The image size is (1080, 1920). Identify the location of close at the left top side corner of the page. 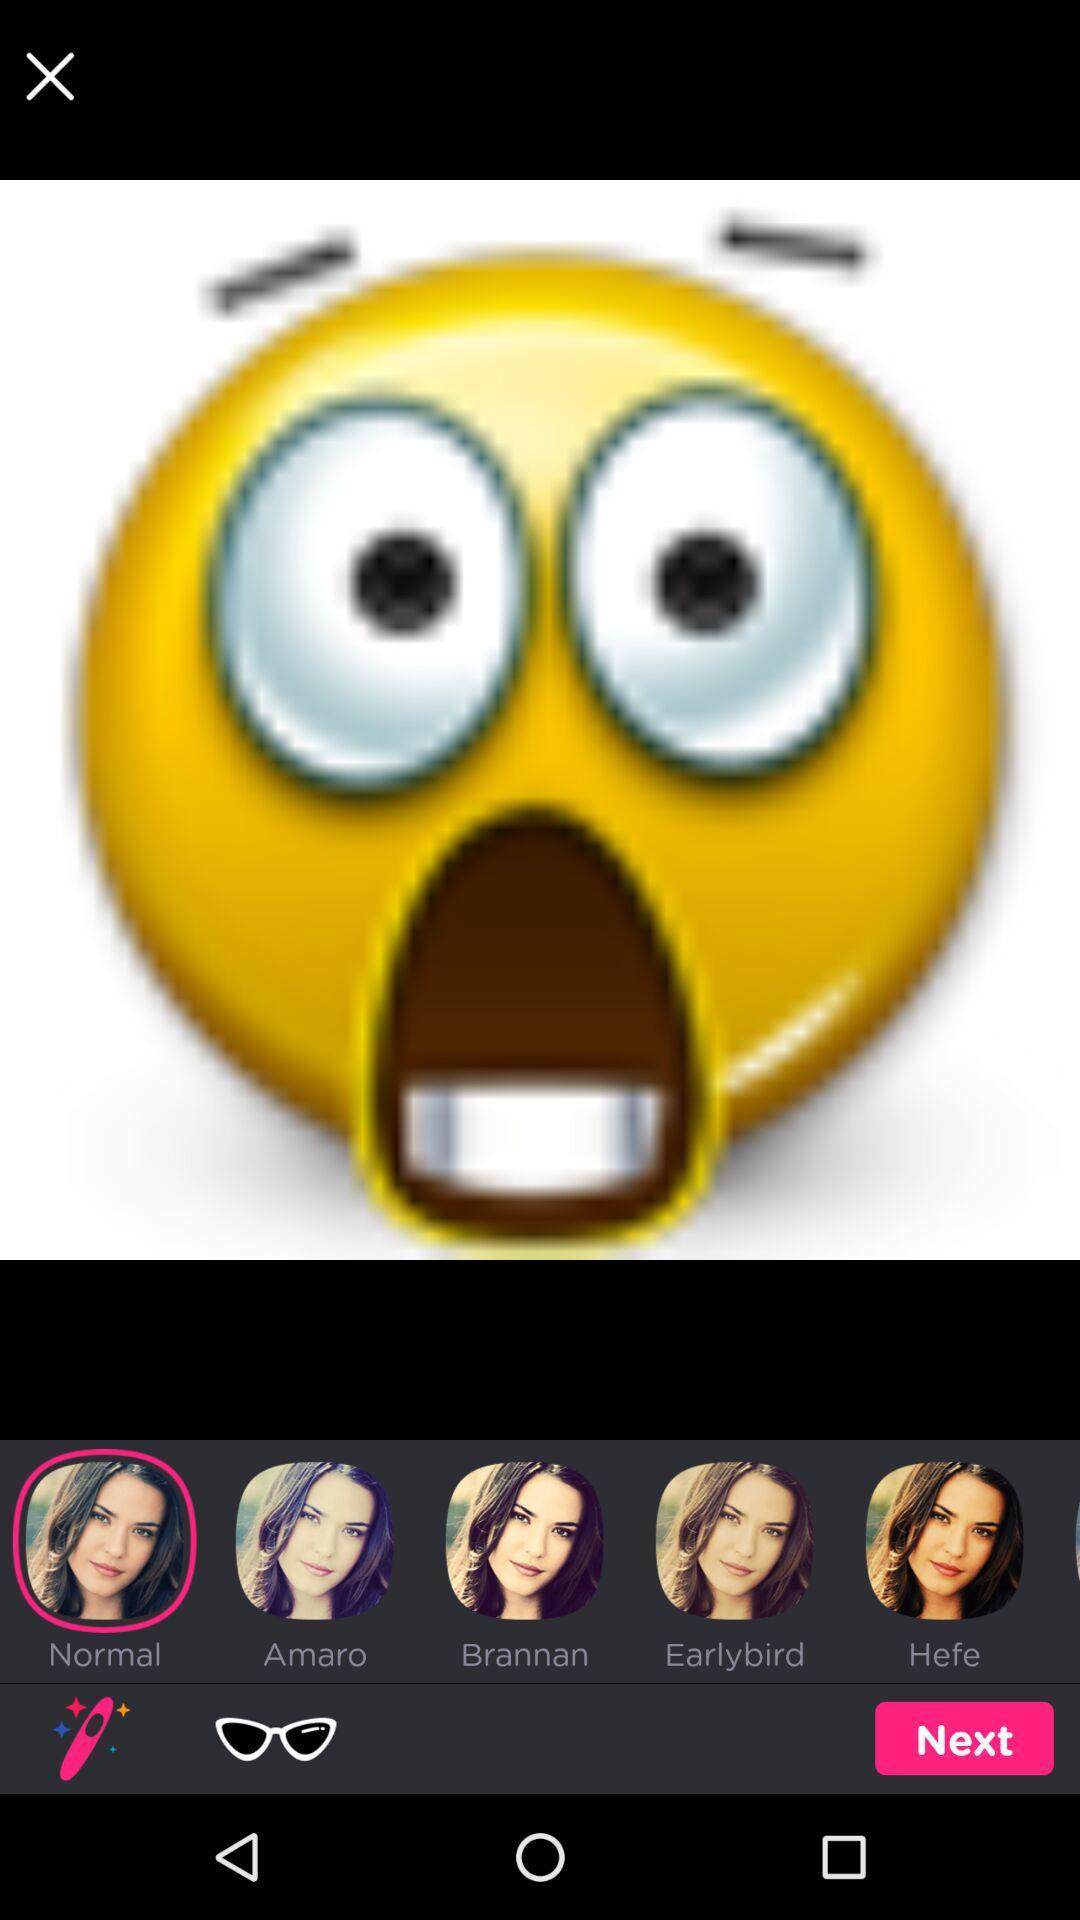
(49, 76).